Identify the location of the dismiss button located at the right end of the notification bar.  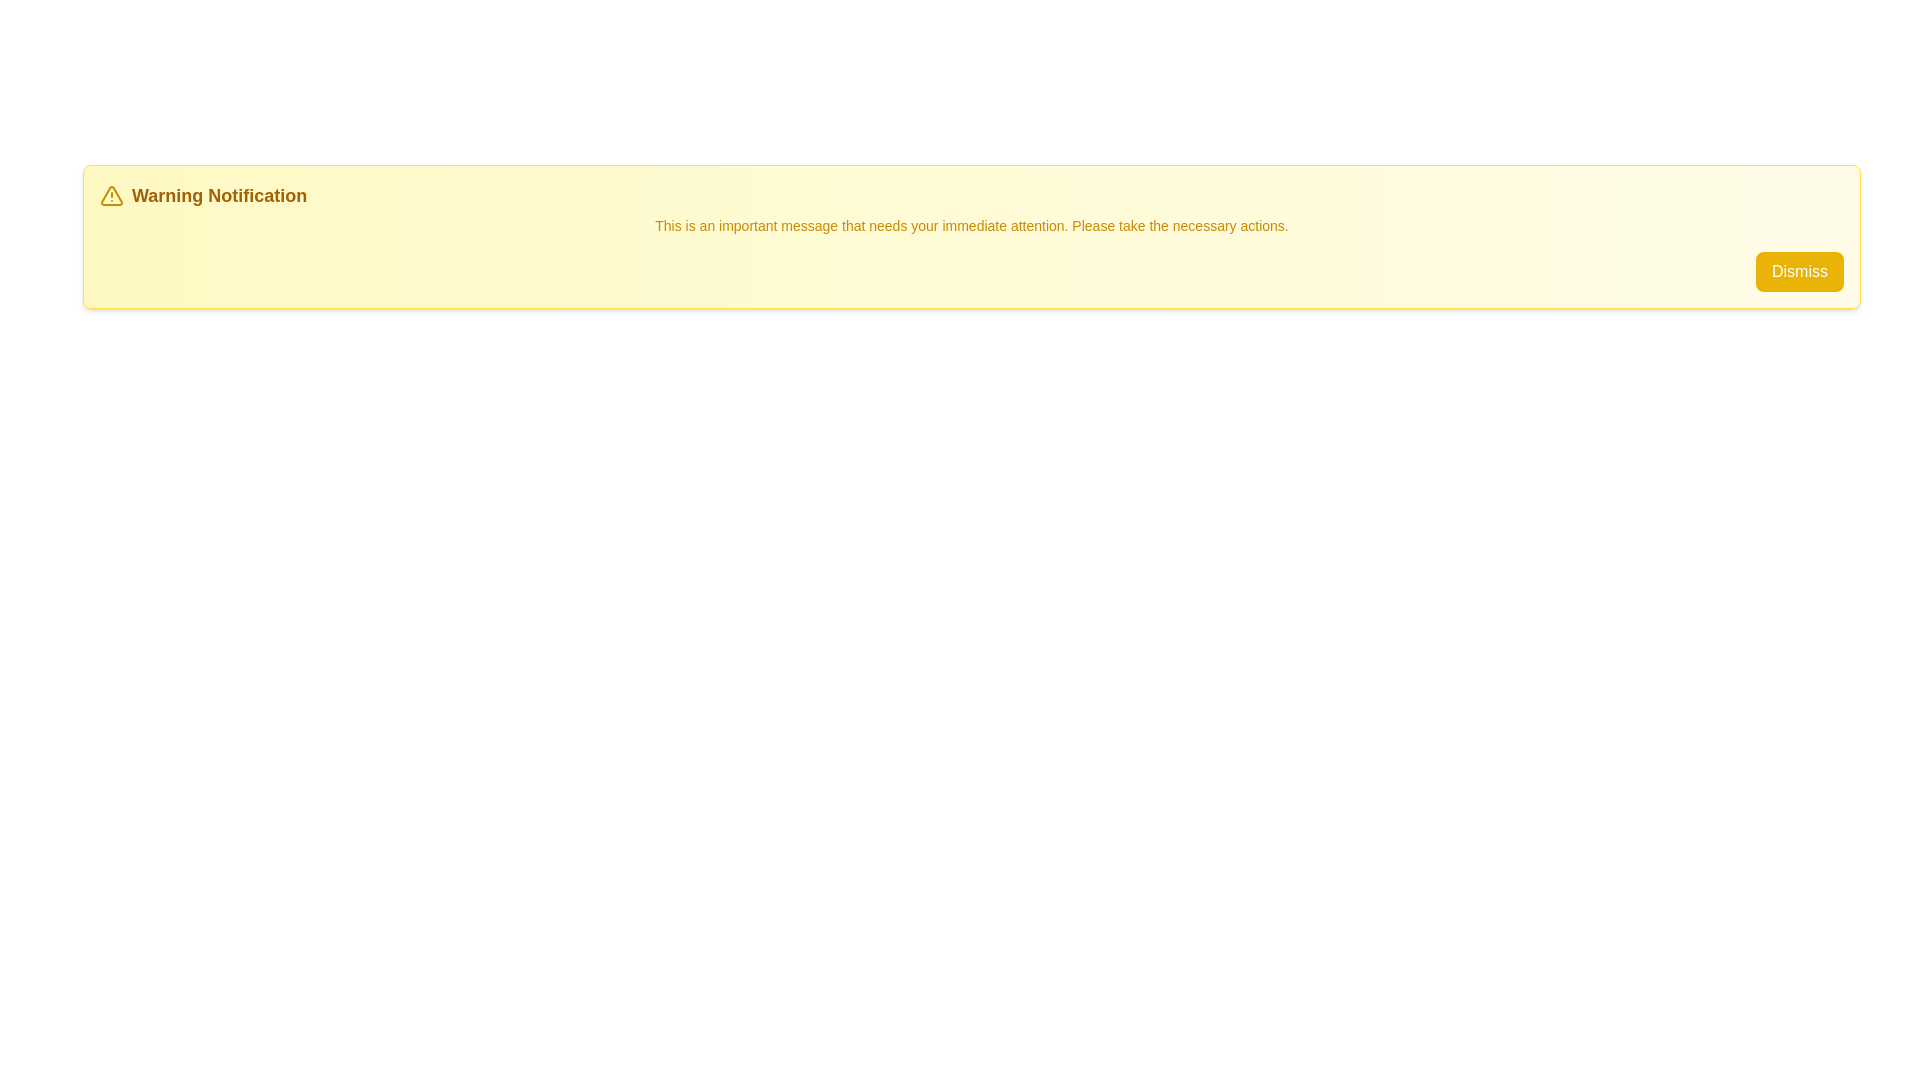
(1800, 271).